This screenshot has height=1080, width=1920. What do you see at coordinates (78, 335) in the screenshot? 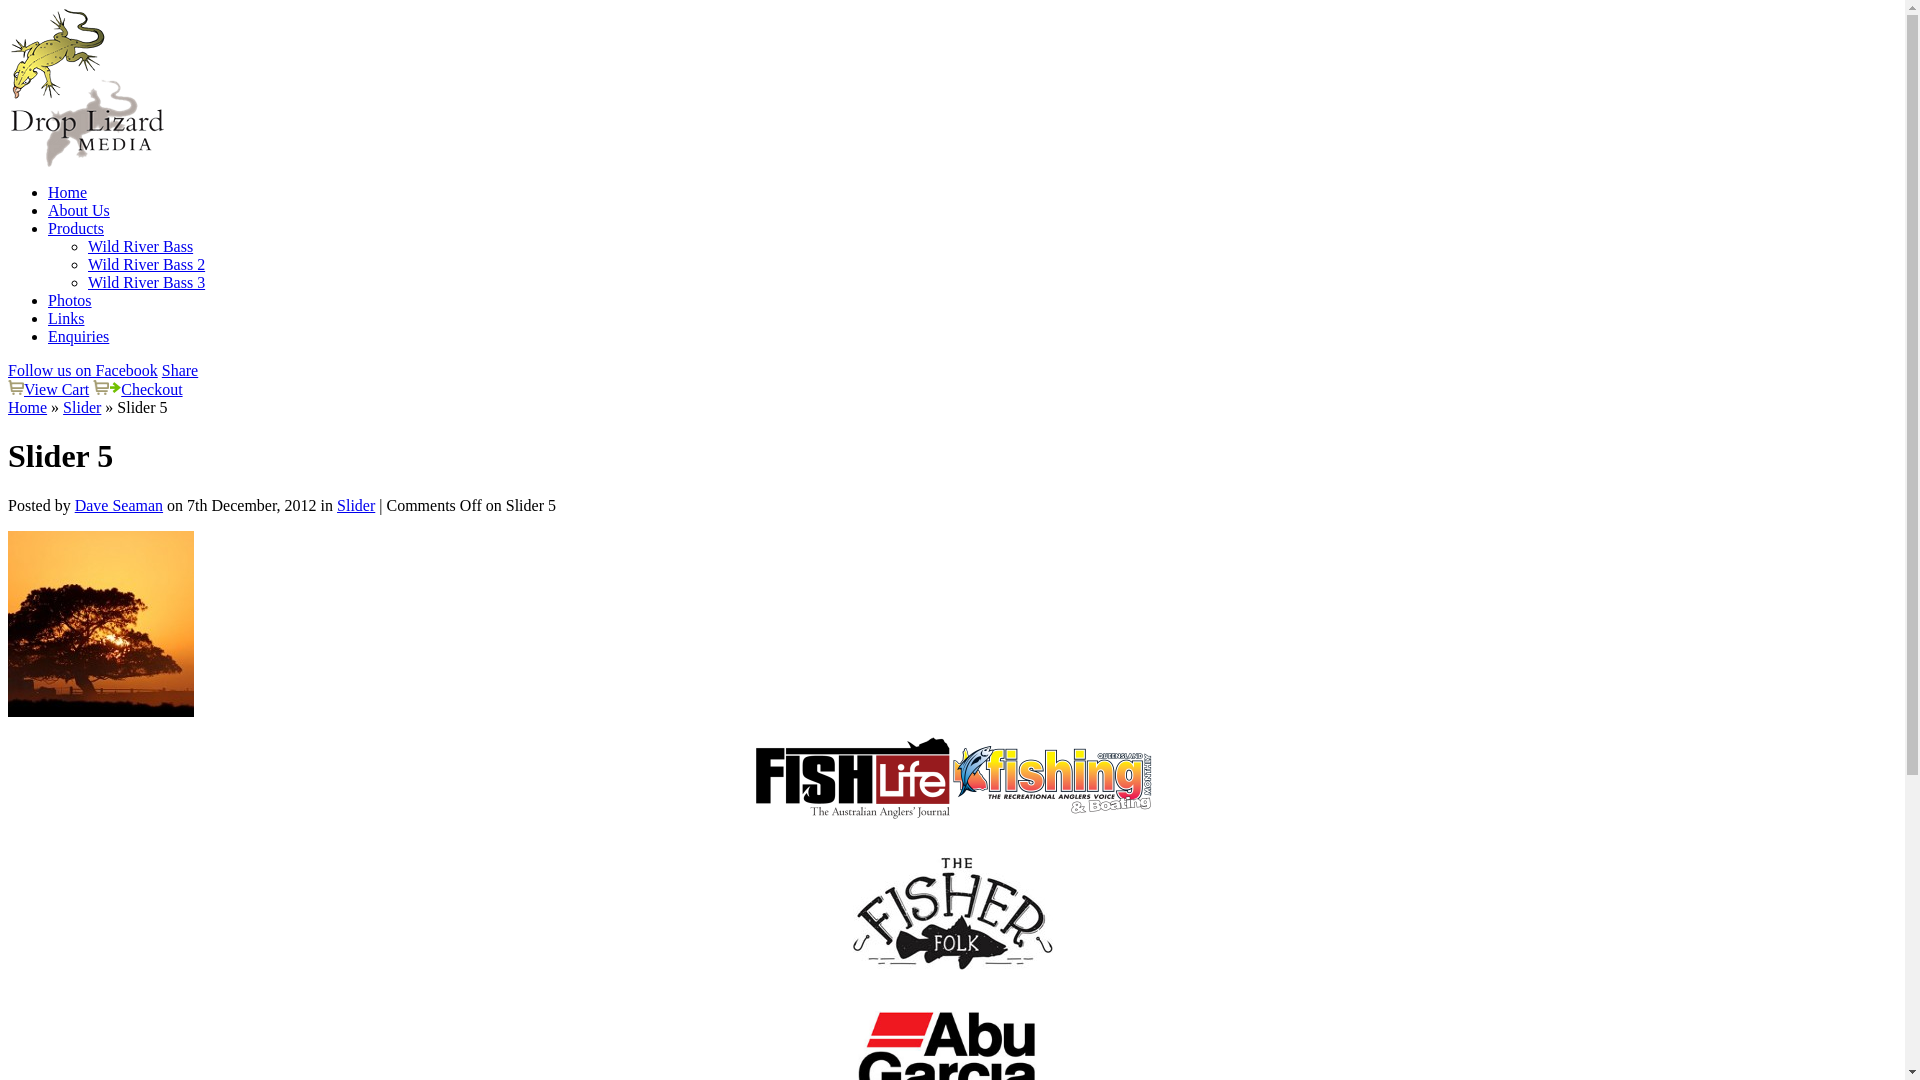
I see `'Enquiries'` at bounding box center [78, 335].